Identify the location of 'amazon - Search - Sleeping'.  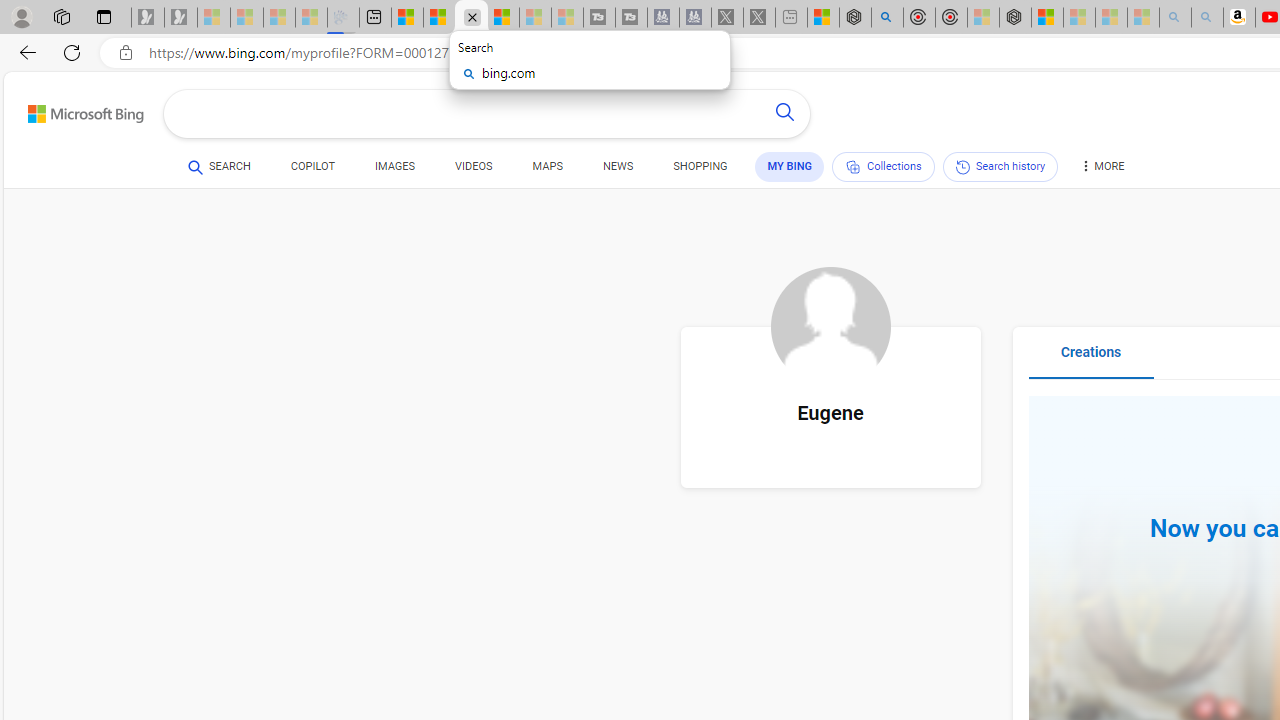
(1175, 17).